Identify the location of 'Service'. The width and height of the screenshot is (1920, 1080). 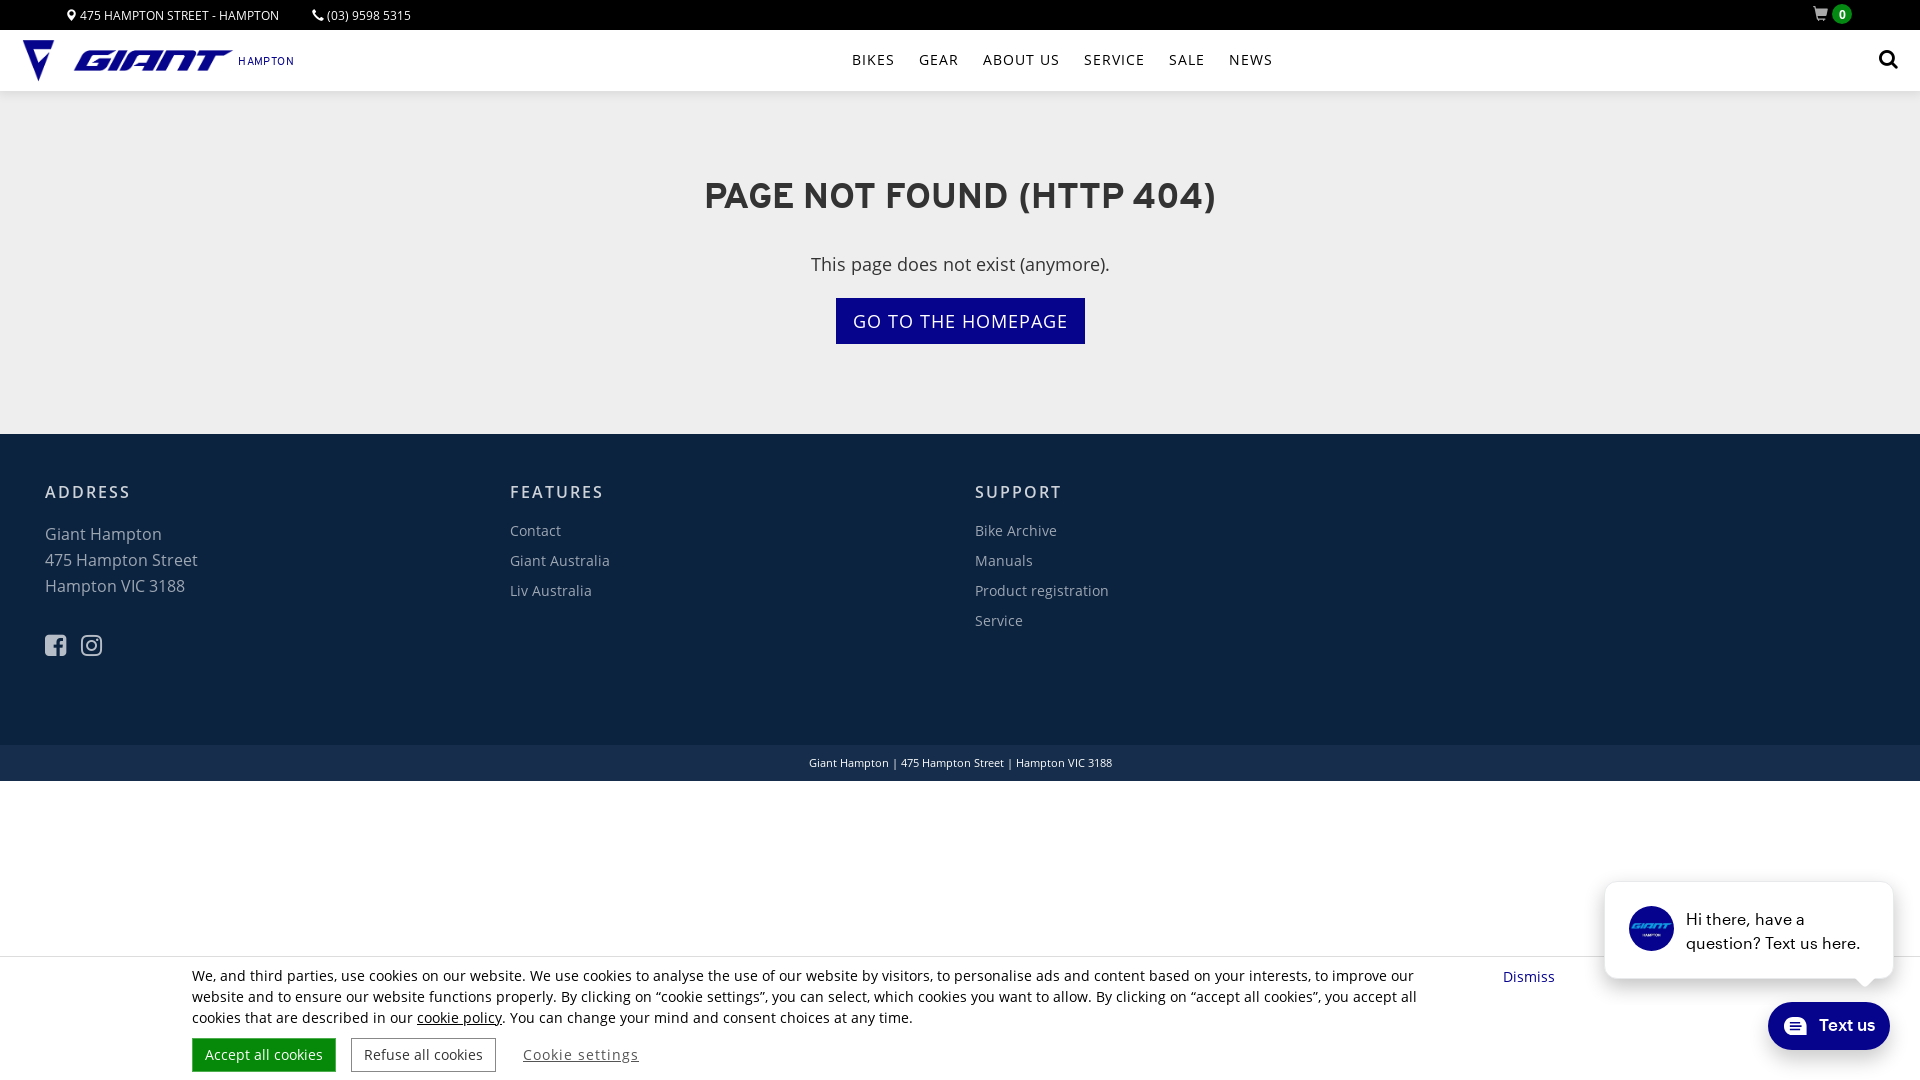
(998, 619).